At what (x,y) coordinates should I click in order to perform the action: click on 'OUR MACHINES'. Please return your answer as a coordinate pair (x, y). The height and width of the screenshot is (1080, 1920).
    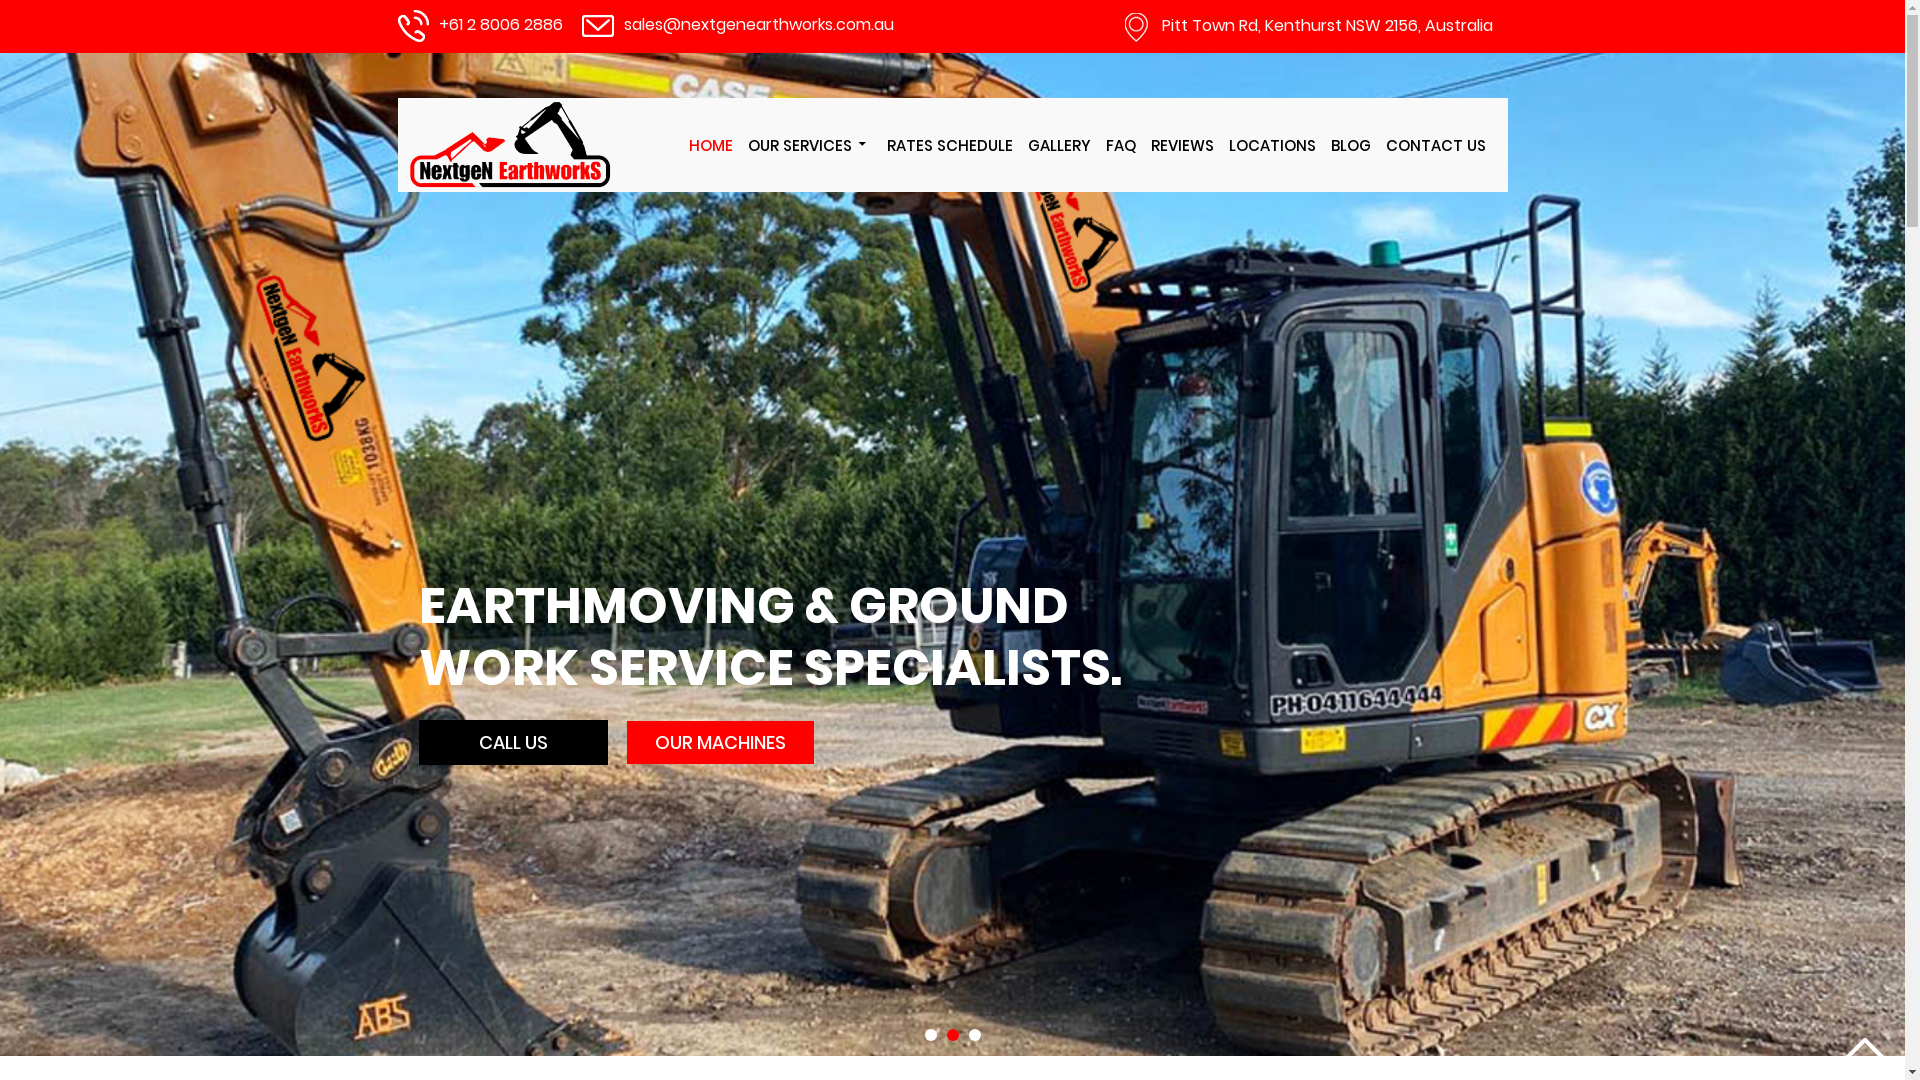
    Looking at the image, I should click on (720, 742).